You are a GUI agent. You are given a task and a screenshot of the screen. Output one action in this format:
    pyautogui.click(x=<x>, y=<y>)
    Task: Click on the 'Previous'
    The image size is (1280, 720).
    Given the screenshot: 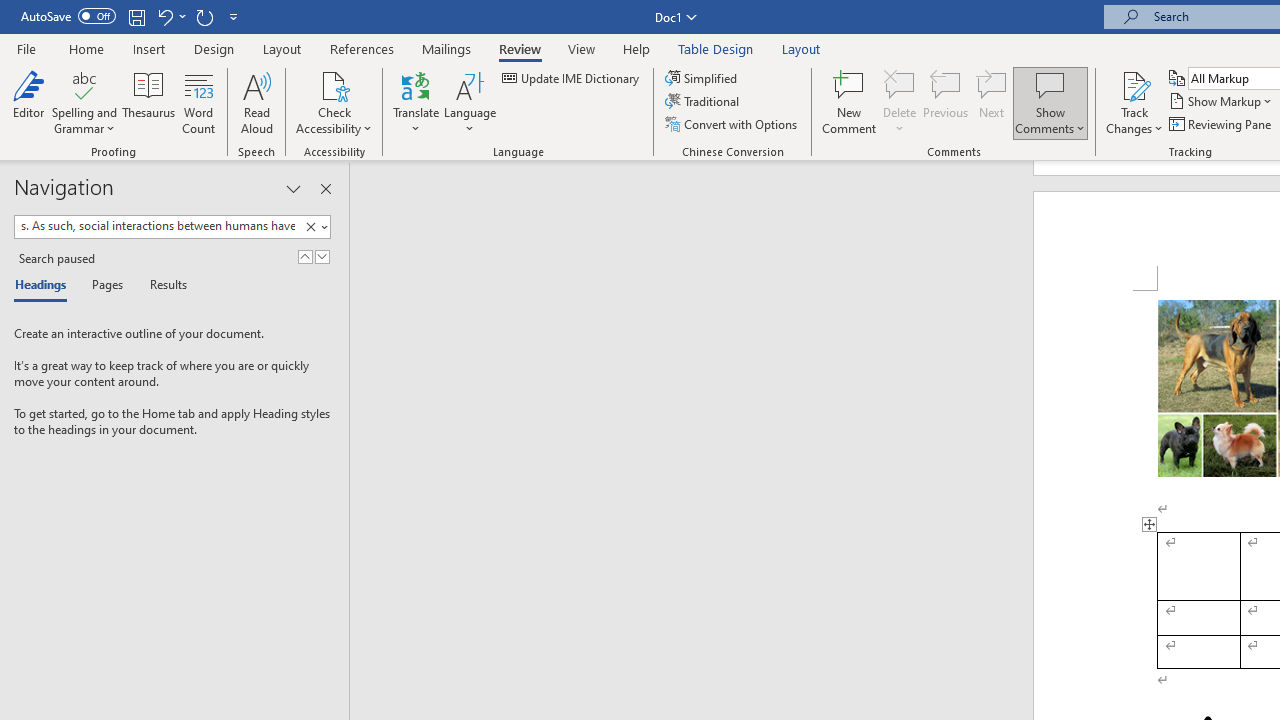 What is the action you would take?
    pyautogui.click(x=945, y=103)
    